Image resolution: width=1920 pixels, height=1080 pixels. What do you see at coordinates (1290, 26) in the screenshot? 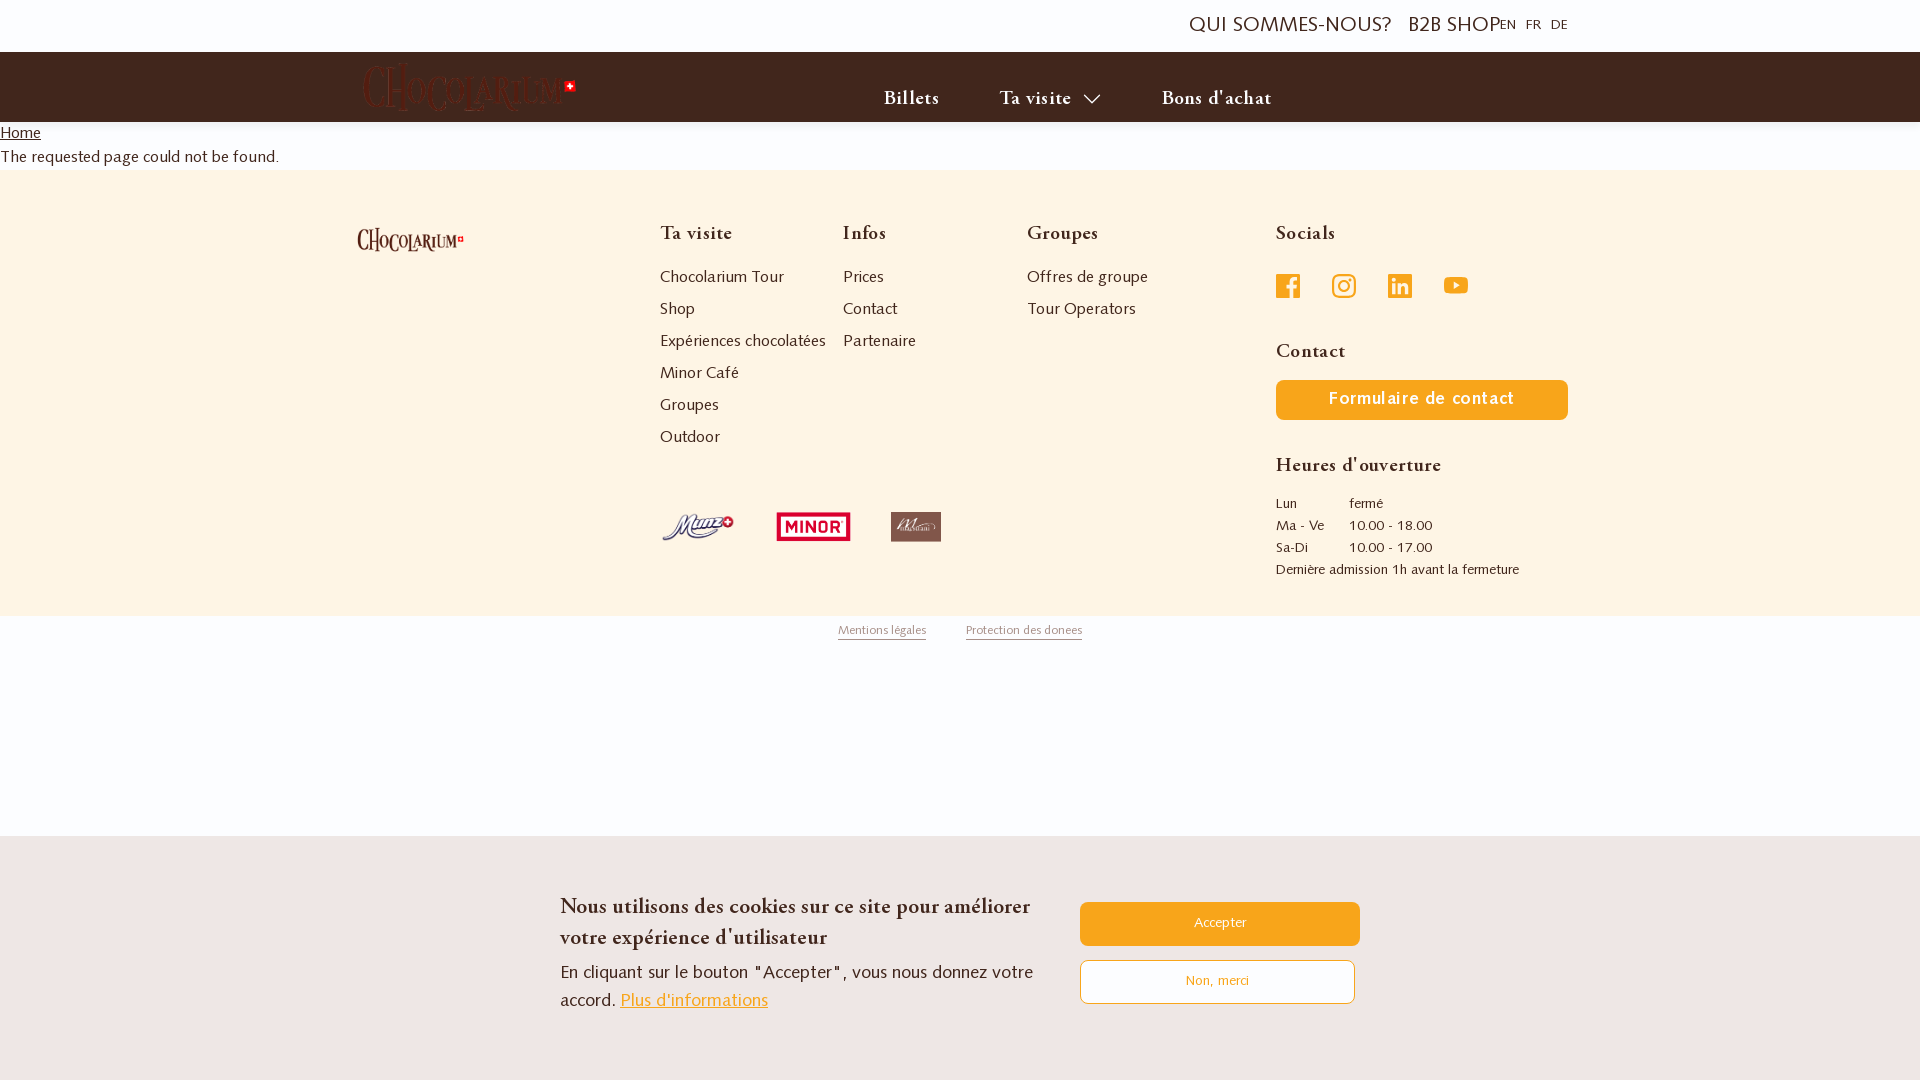
I see `'QUI SOMMES-NOUS?'` at bounding box center [1290, 26].